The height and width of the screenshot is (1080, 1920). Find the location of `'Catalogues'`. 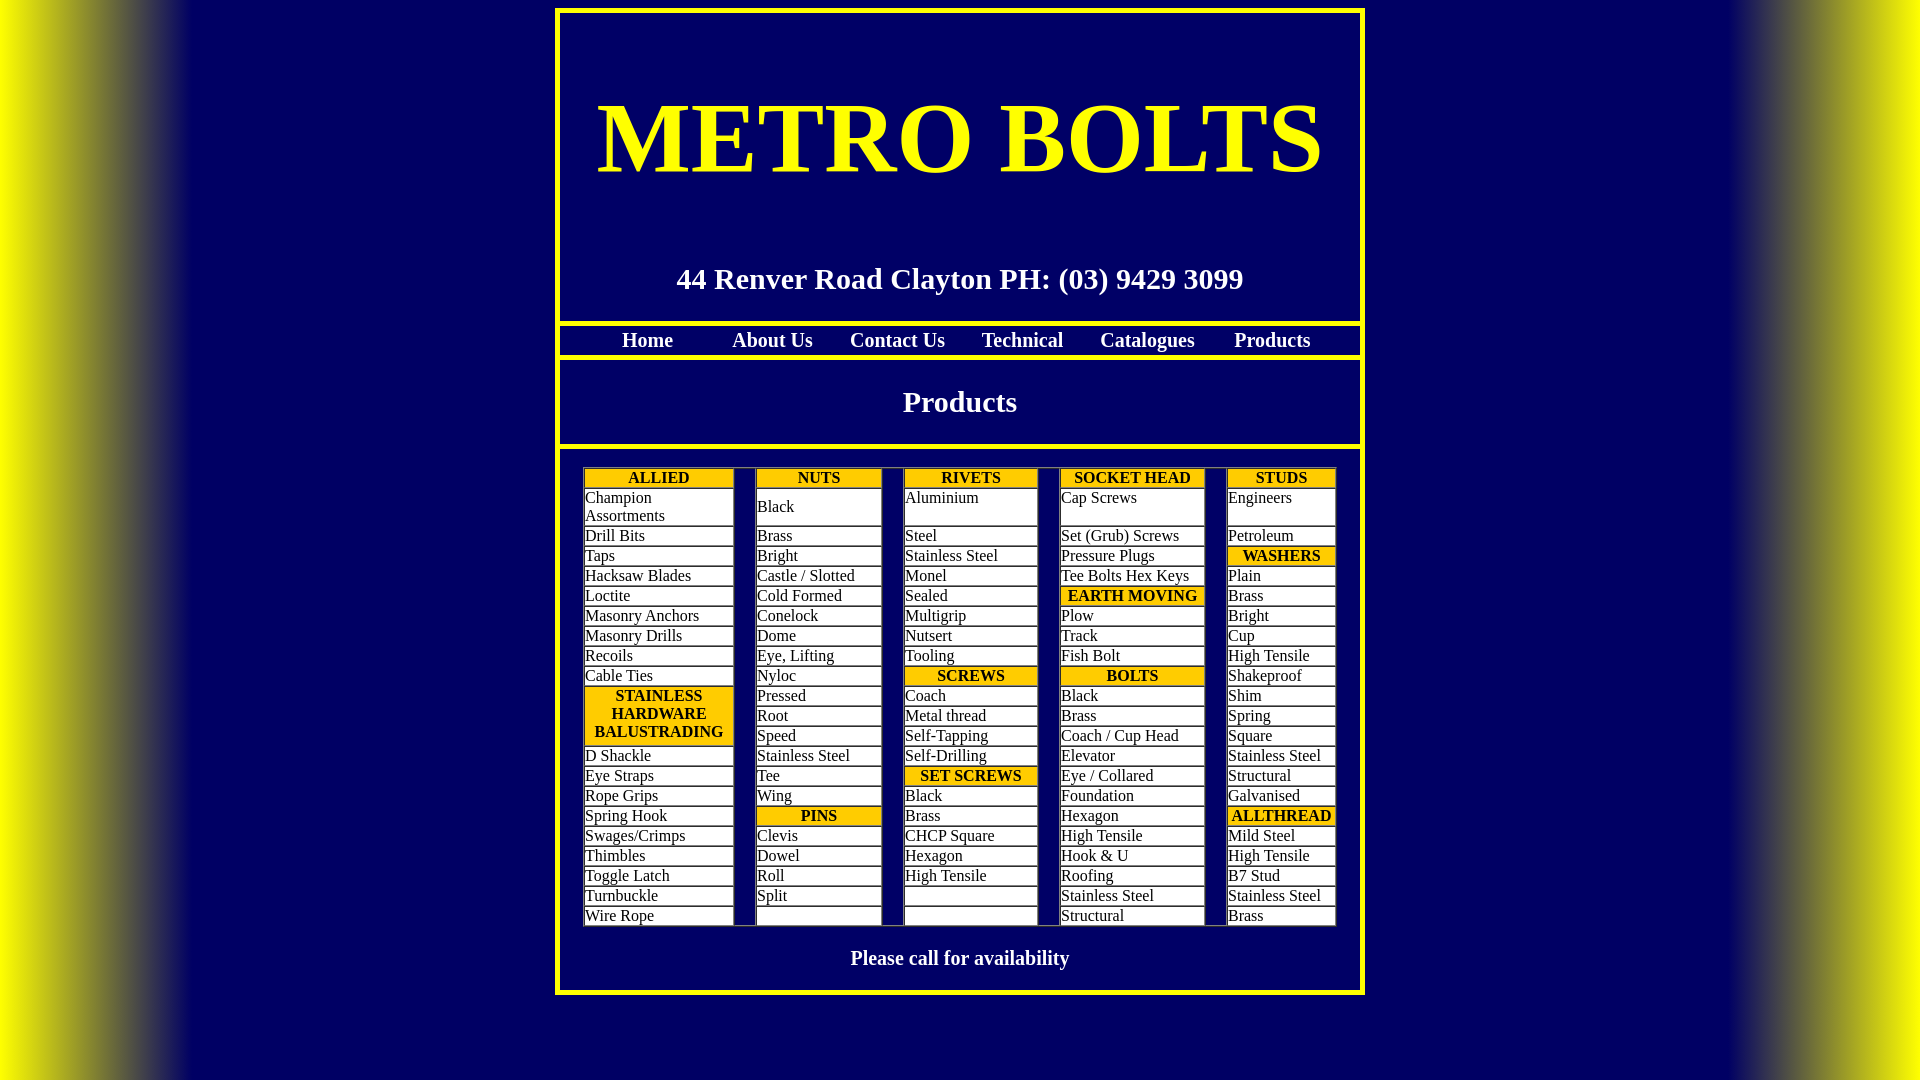

'Catalogues' is located at coordinates (1147, 338).